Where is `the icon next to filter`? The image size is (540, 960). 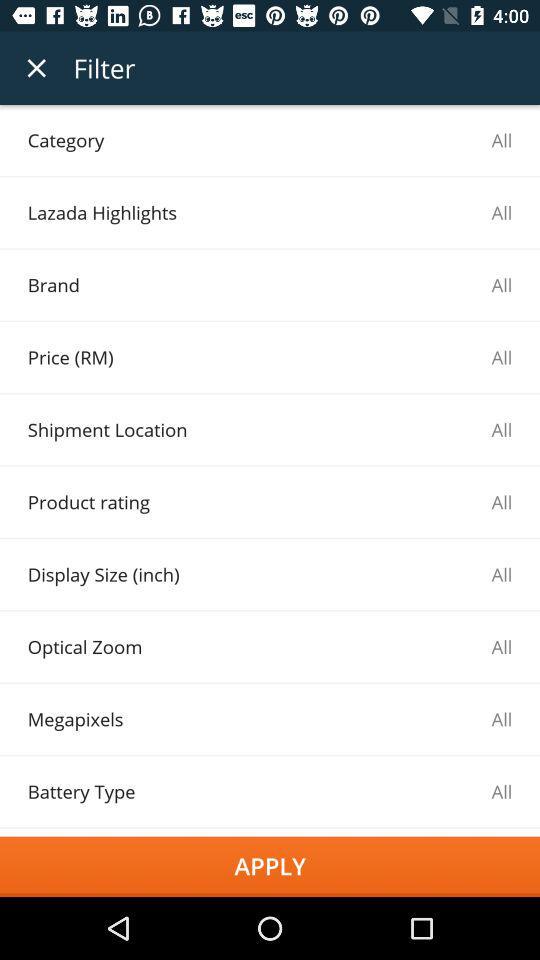
the icon next to filter is located at coordinates (36, 68).